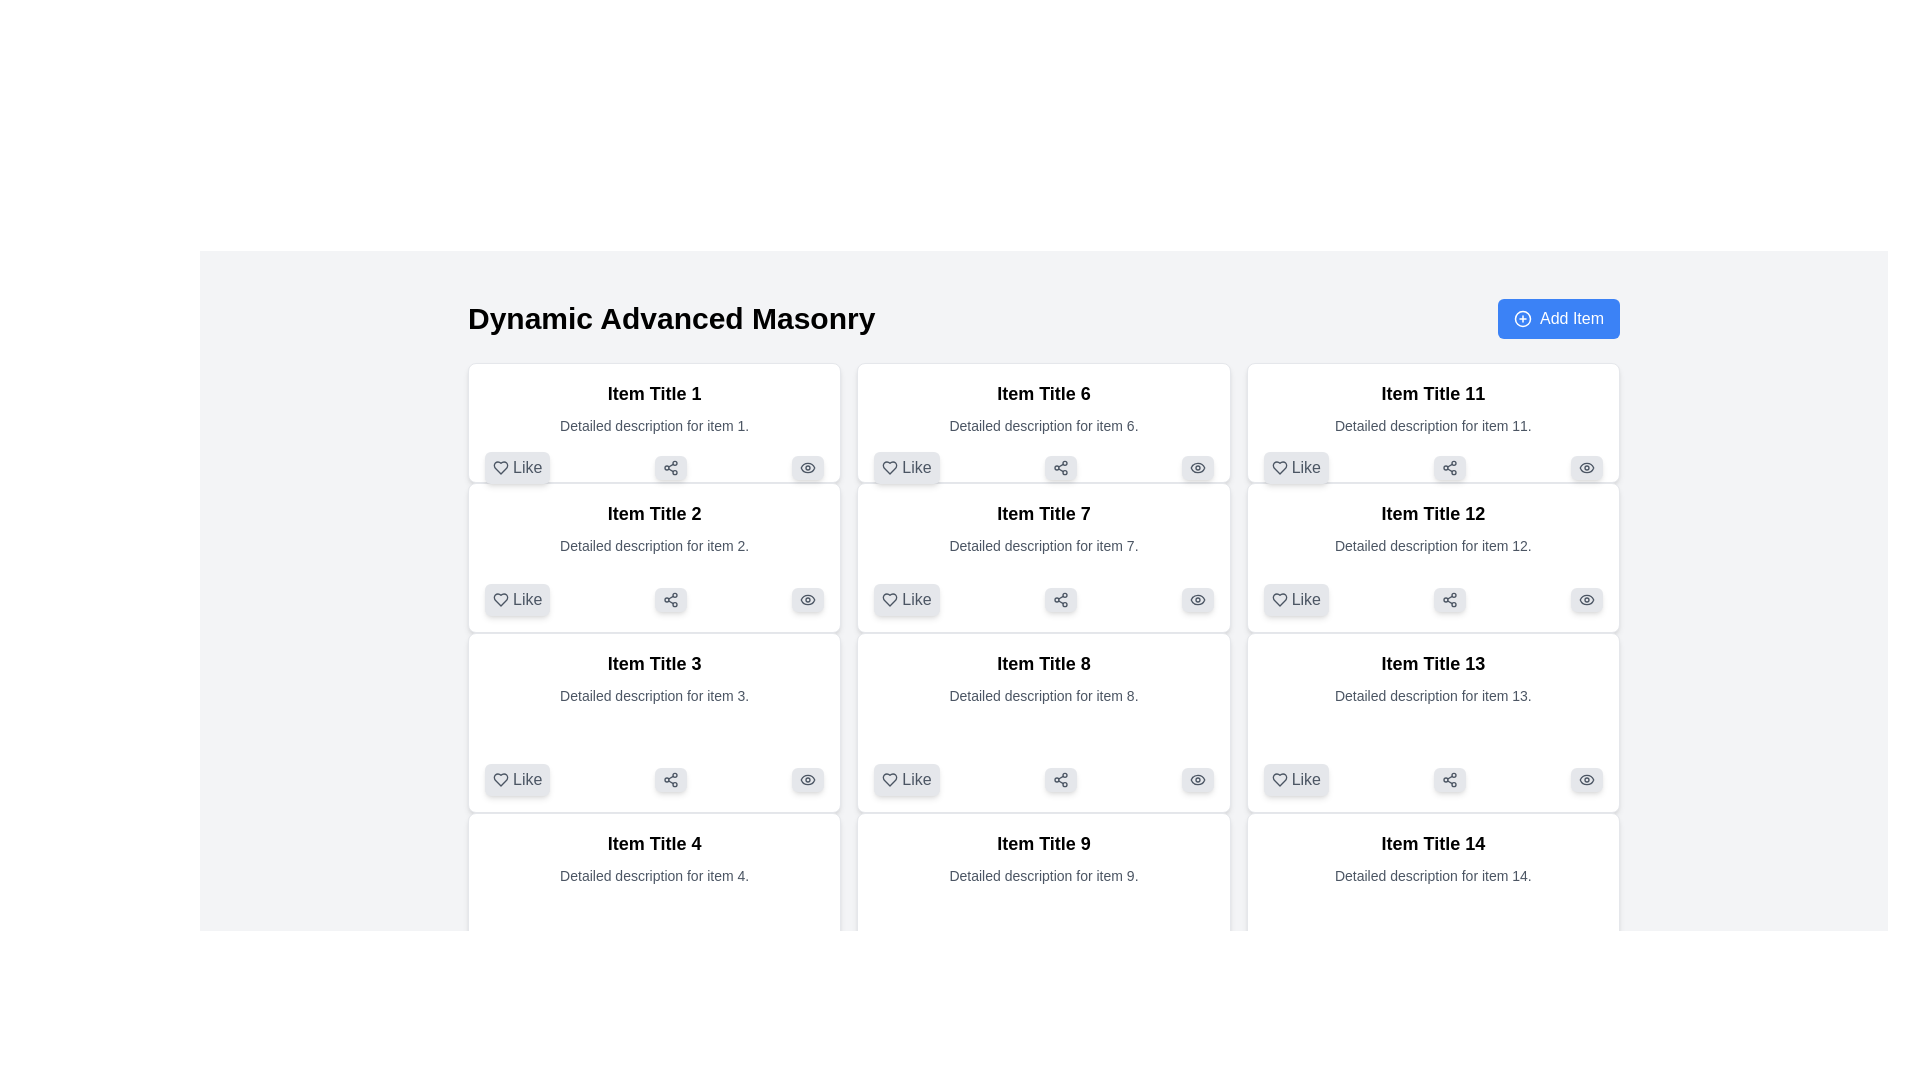 The width and height of the screenshot is (1920, 1080). What do you see at coordinates (889, 599) in the screenshot?
I see `the 'Like' button located at the bottom-left corner of the card titled 'Item Title 7'` at bounding box center [889, 599].